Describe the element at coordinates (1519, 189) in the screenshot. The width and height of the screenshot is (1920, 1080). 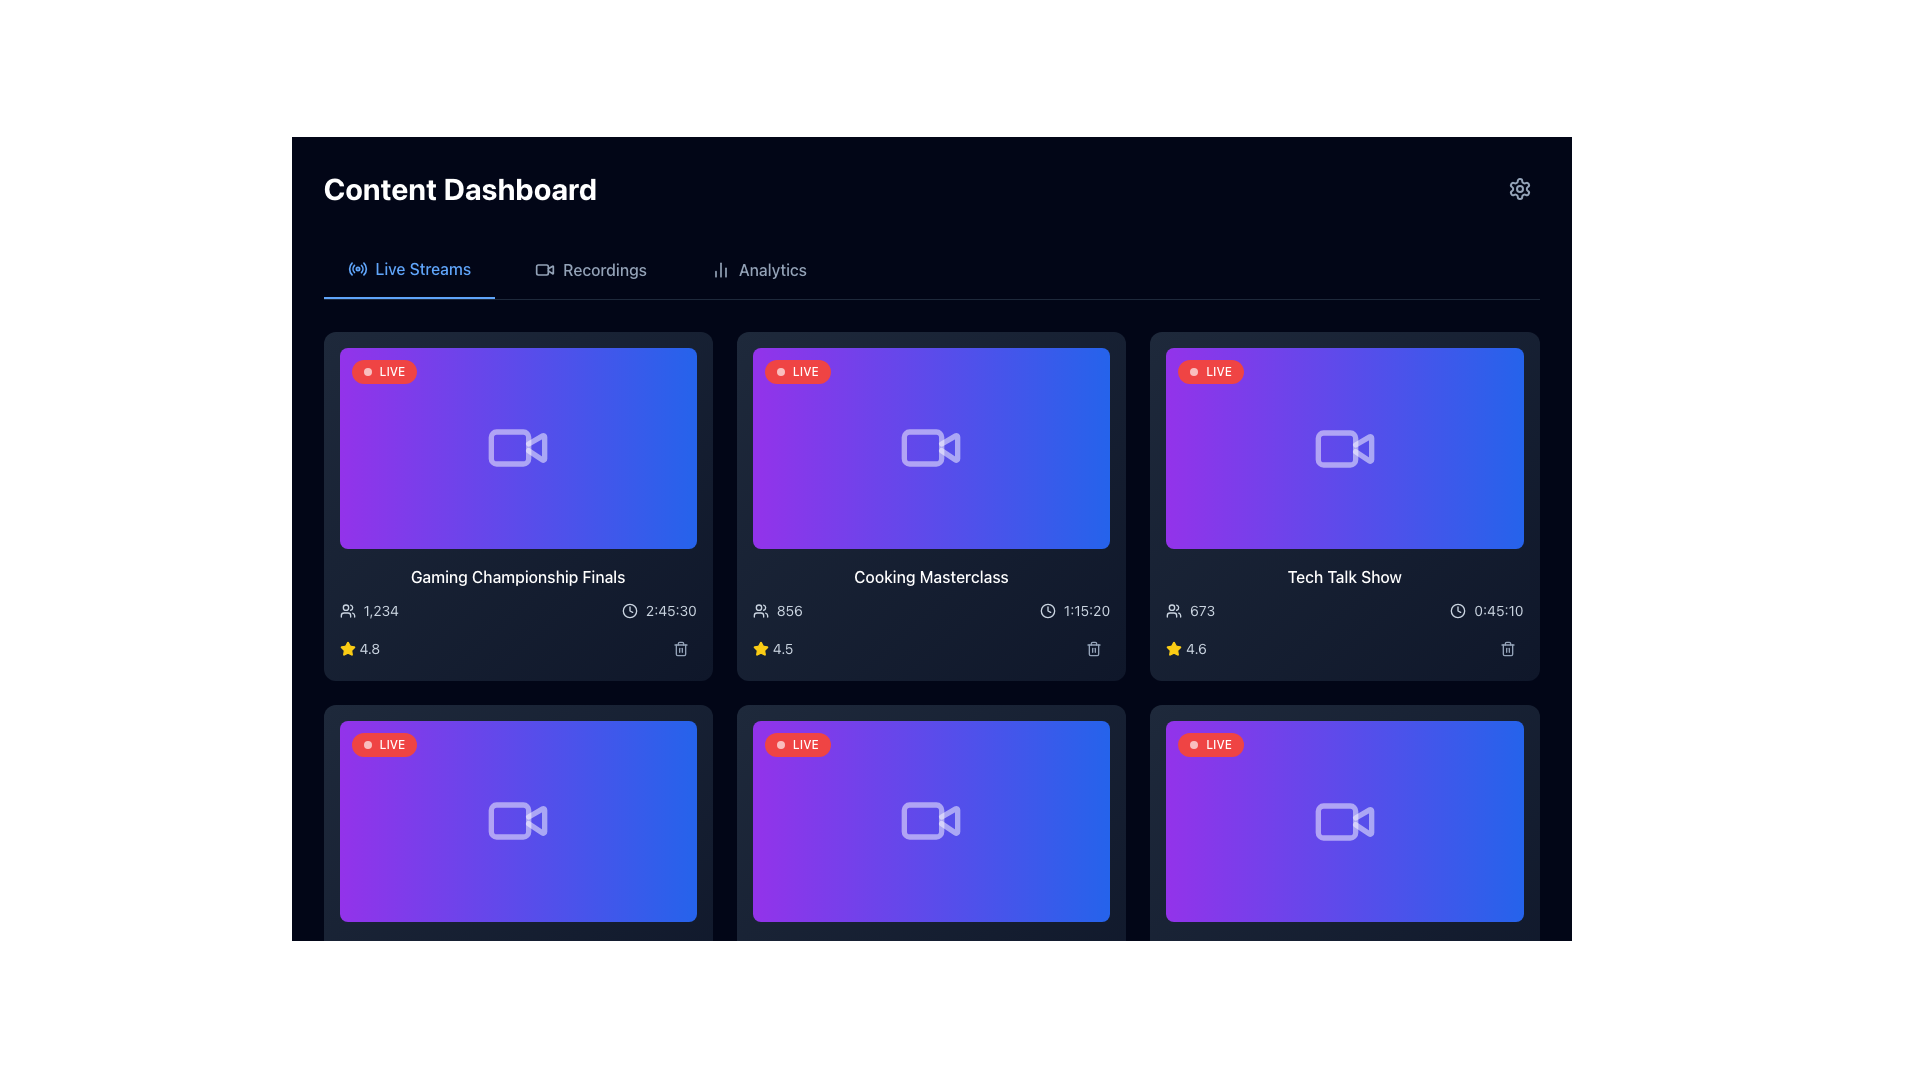
I see `the gear-shaped settings button located at the top-right corner of the interface, which changes color to white on hover` at that location.